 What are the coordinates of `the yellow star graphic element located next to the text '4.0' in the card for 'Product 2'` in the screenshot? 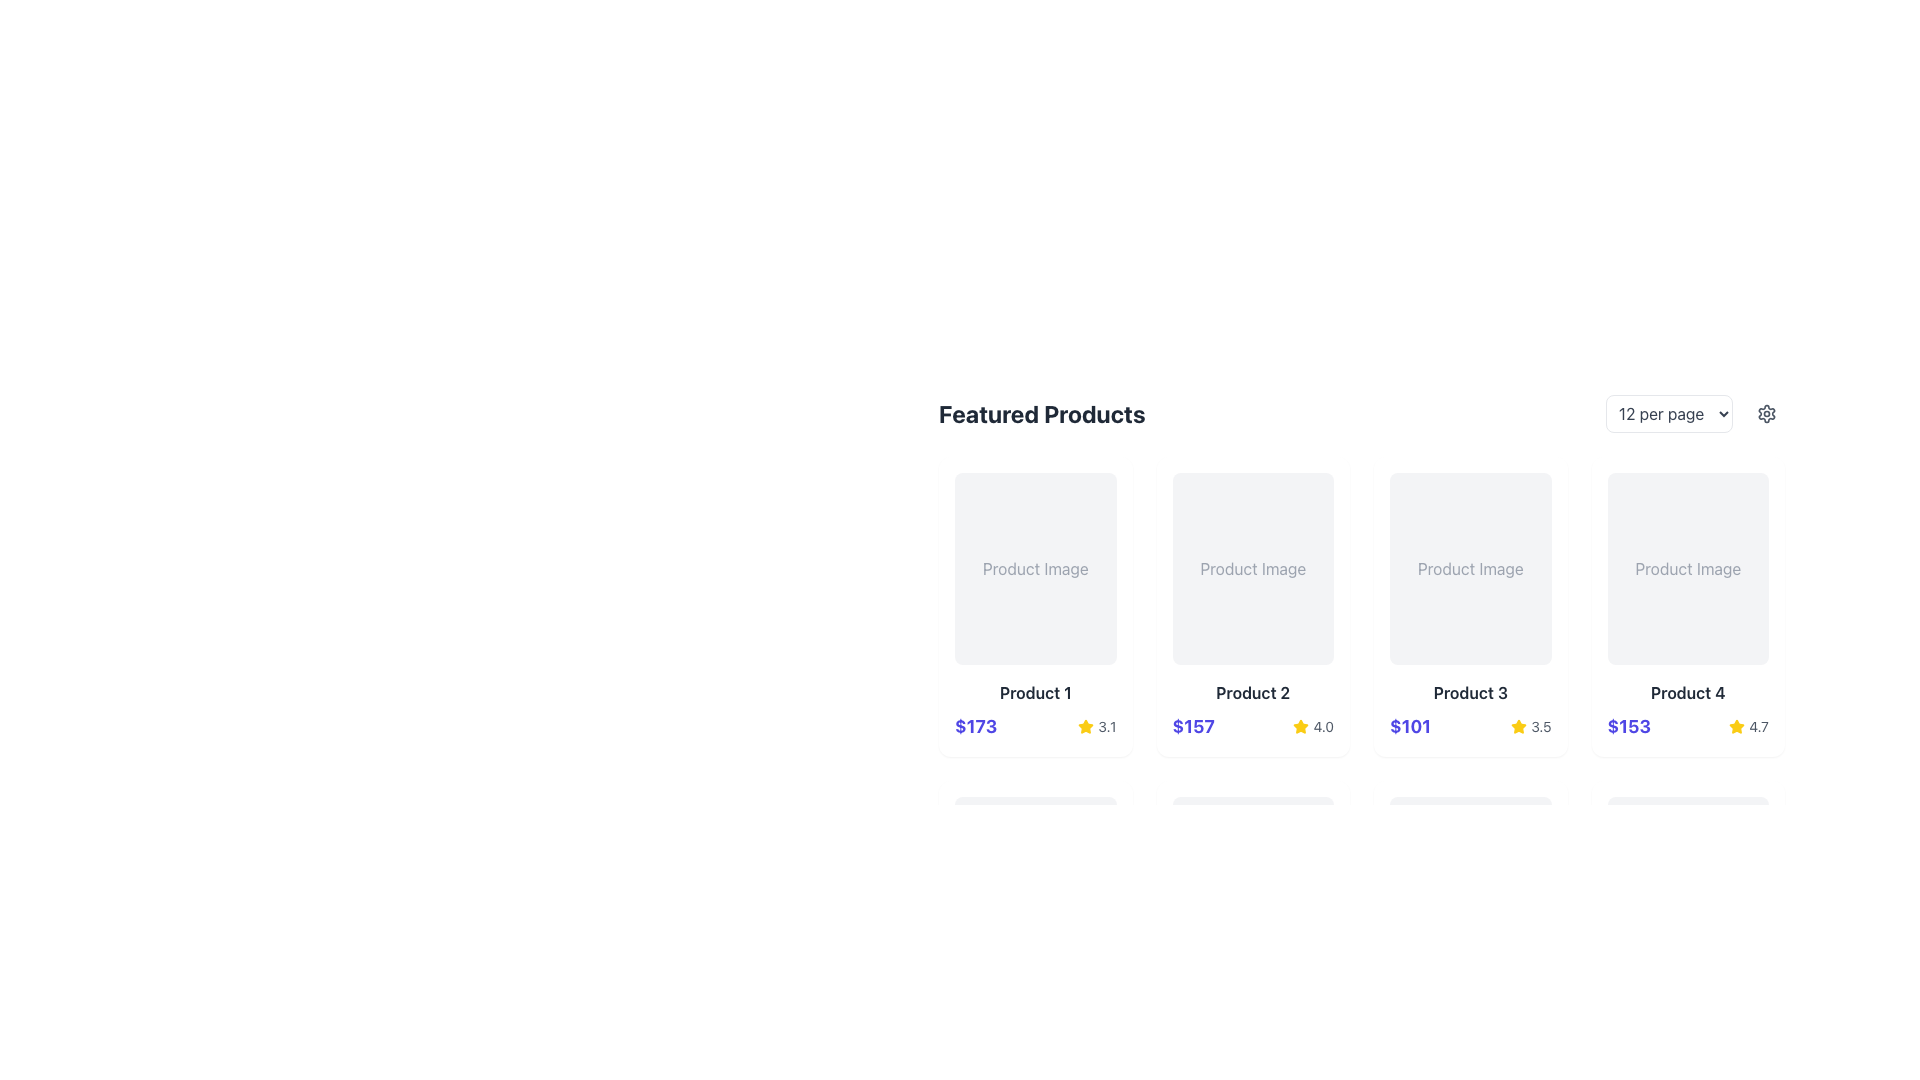 It's located at (1301, 726).